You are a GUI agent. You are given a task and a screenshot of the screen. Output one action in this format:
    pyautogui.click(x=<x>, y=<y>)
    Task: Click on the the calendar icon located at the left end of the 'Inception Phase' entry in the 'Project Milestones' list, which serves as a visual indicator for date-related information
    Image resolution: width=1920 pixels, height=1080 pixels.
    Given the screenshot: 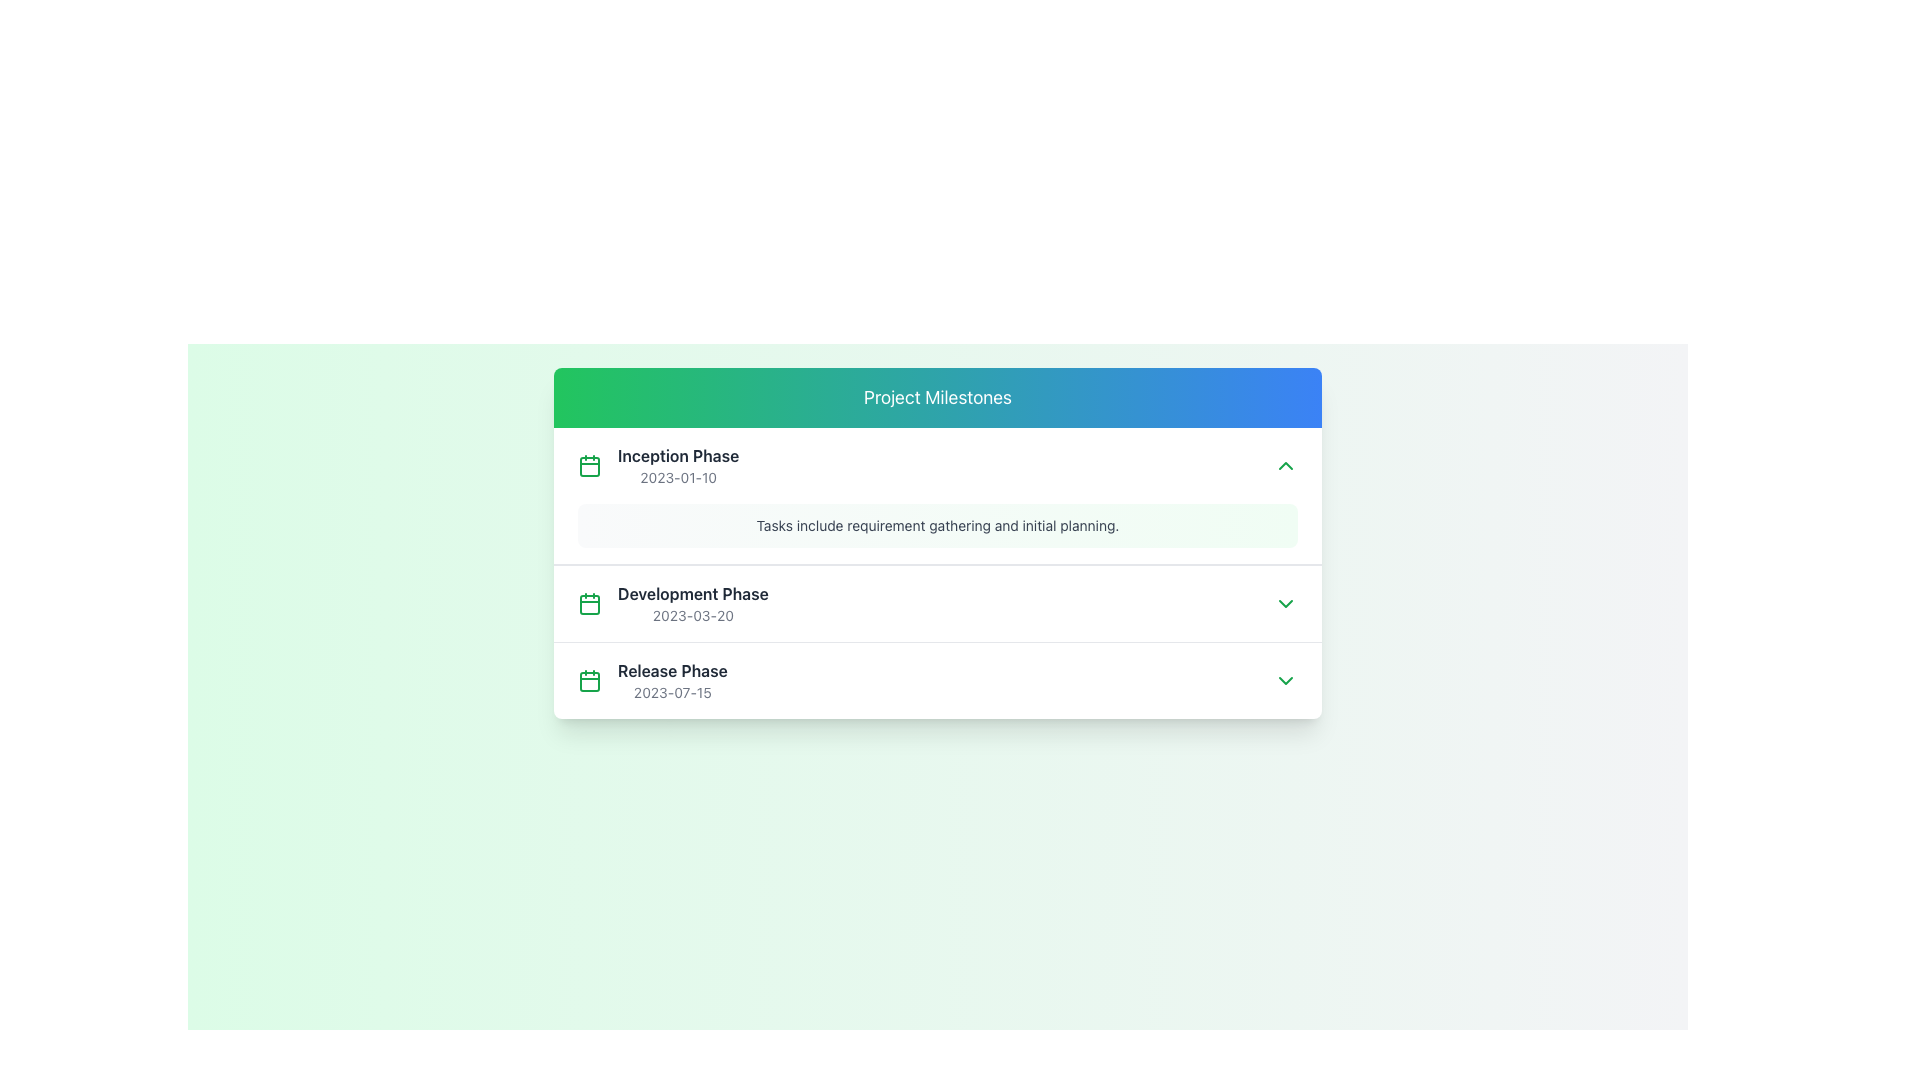 What is the action you would take?
    pyautogui.click(x=589, y=681)
    